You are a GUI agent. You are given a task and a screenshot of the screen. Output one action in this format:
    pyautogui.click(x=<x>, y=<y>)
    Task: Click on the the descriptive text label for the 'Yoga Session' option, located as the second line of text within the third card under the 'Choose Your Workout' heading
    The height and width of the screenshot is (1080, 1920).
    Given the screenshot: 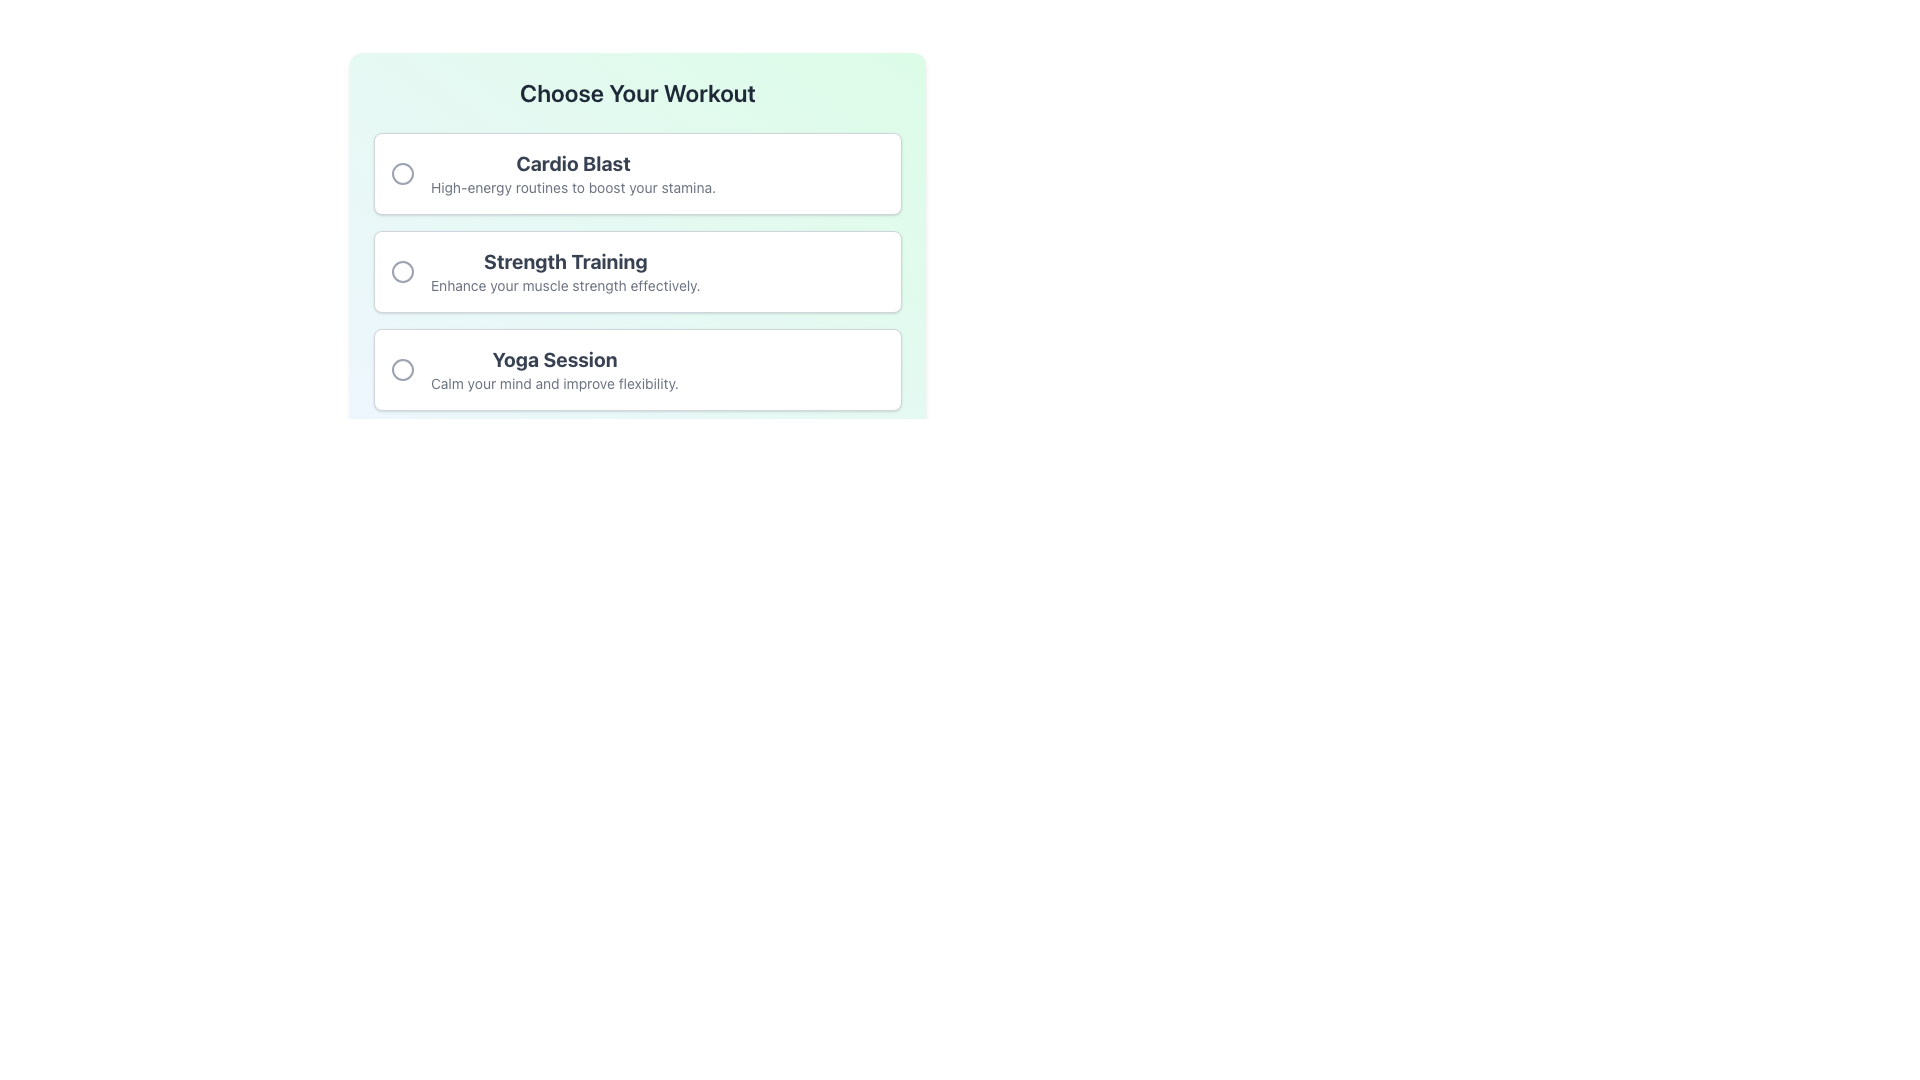 What is the action you would take?
    pyautogui.click(x=554, y=384)
    